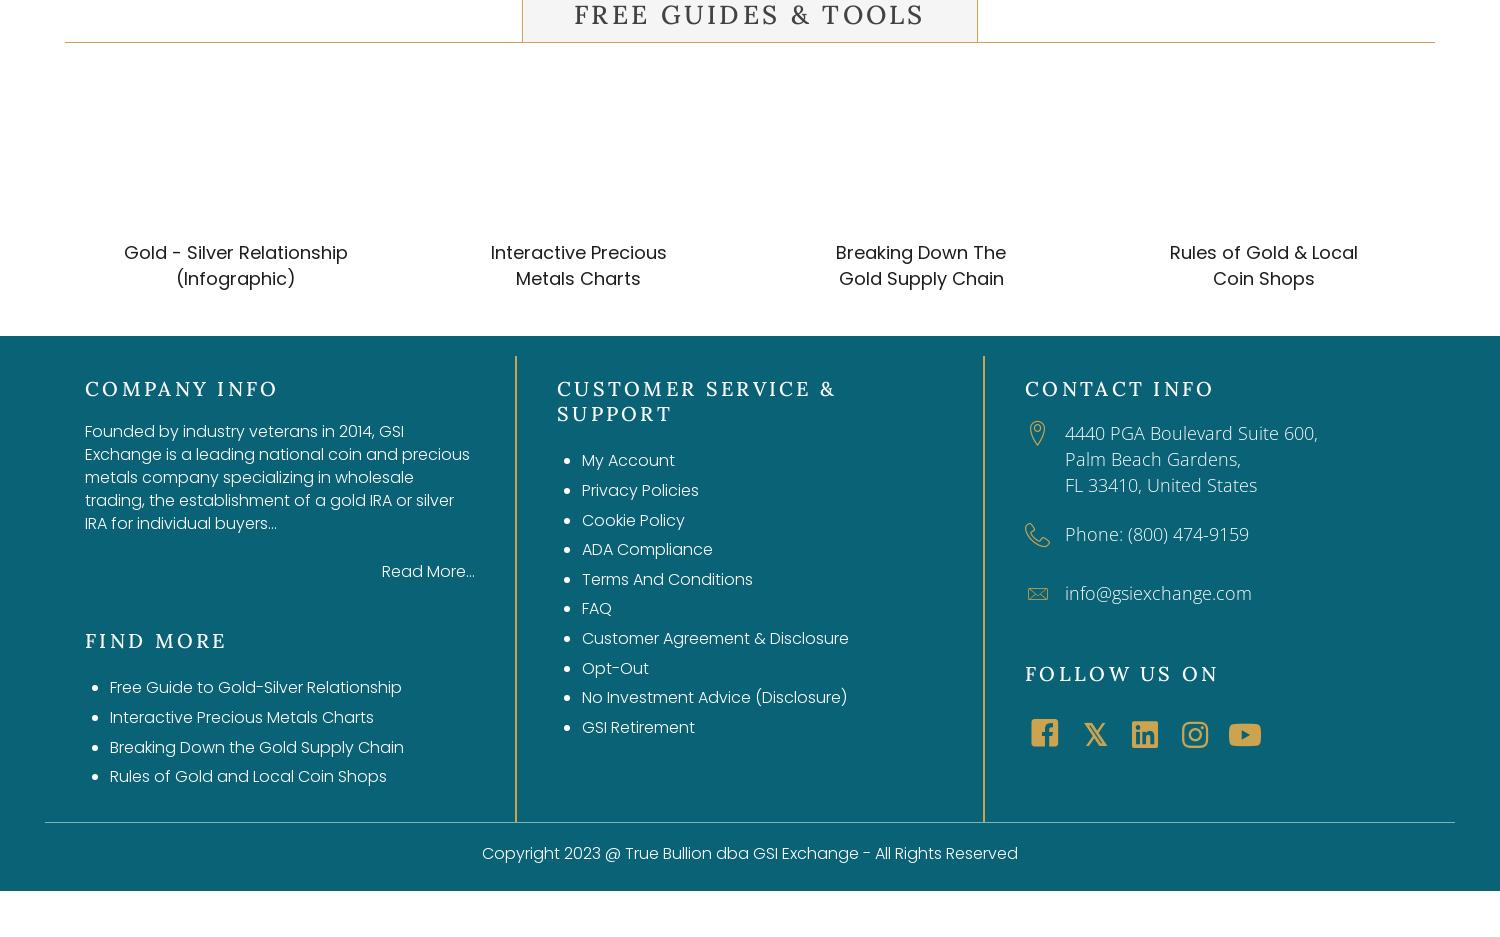 This screenshot has width=1500, height=937. What do you see at coordinates (1119, 387) in the screenshot?
I see `'CONTACT INFO'` at bounding box center [1119, 387].